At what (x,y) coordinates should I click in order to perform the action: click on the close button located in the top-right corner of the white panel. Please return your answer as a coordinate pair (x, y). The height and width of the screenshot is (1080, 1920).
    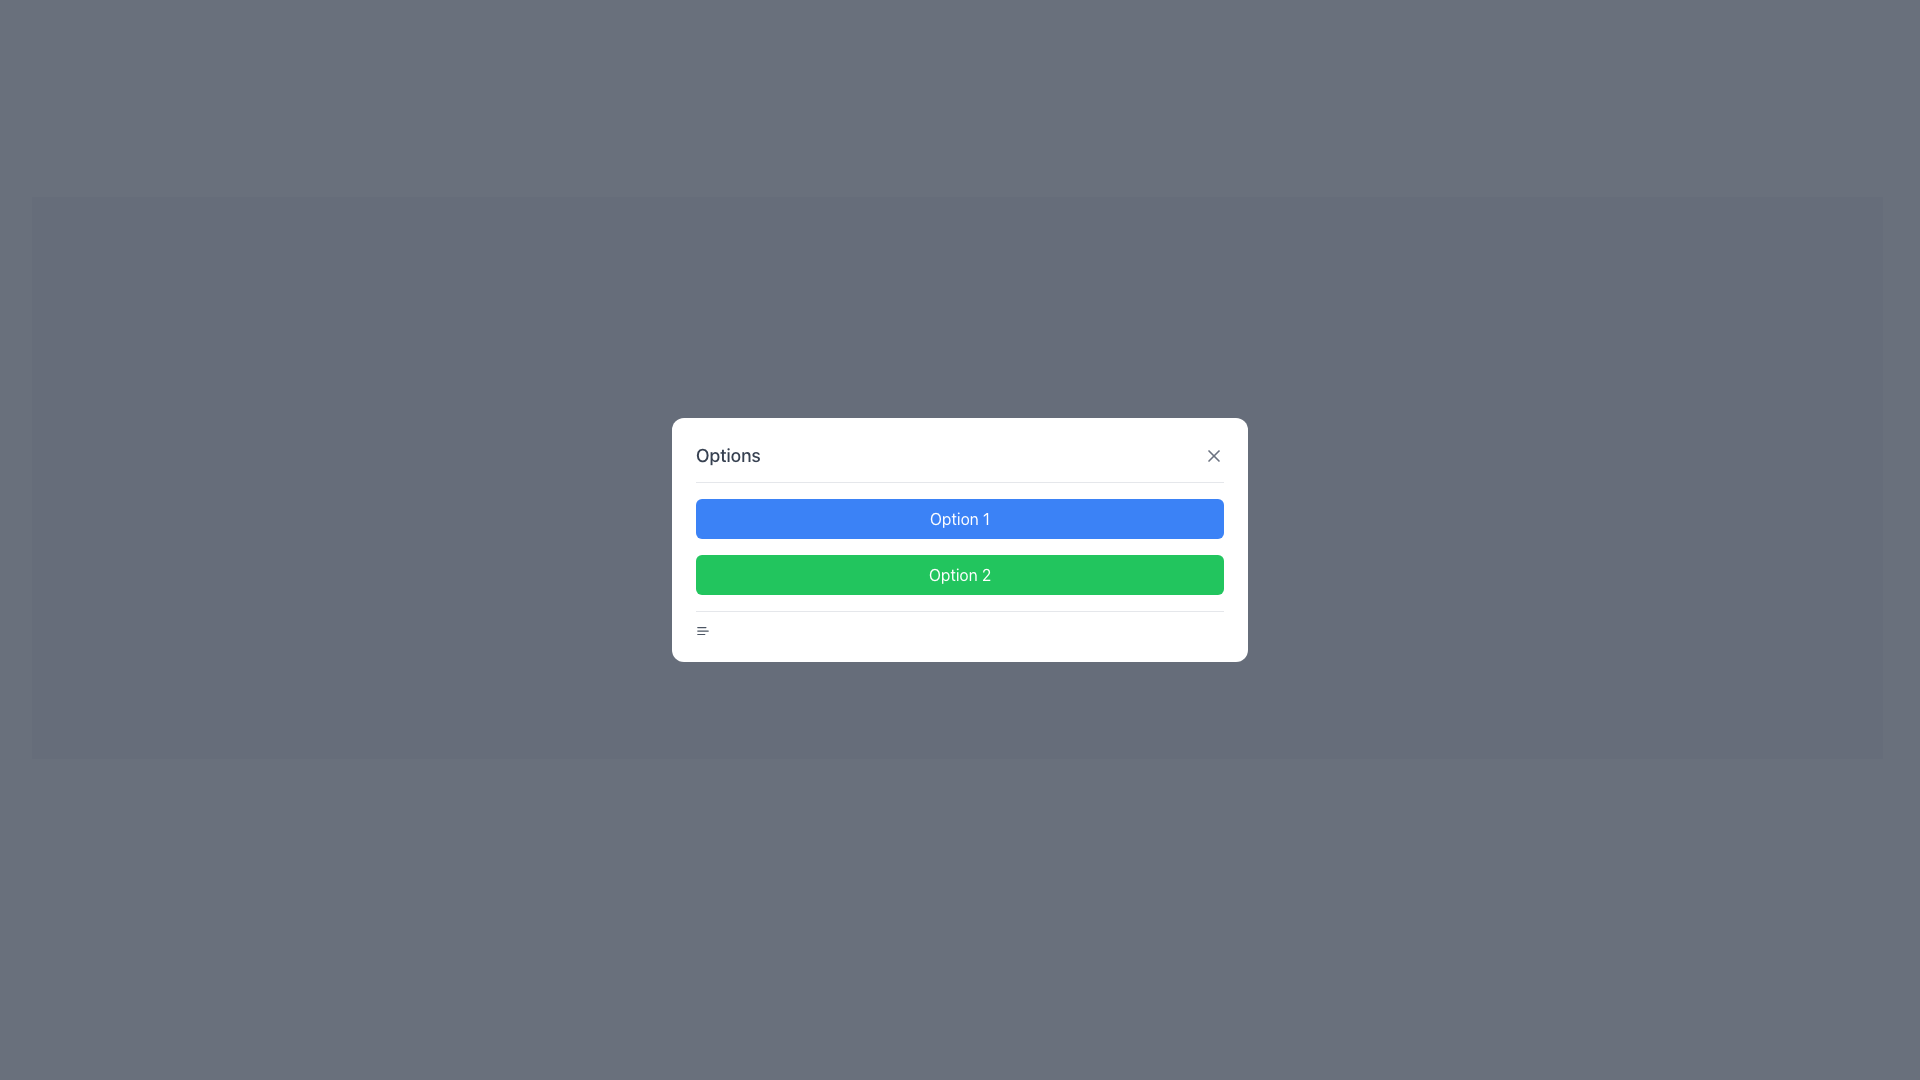
    Looking at the image, I should click on (1213, 455).